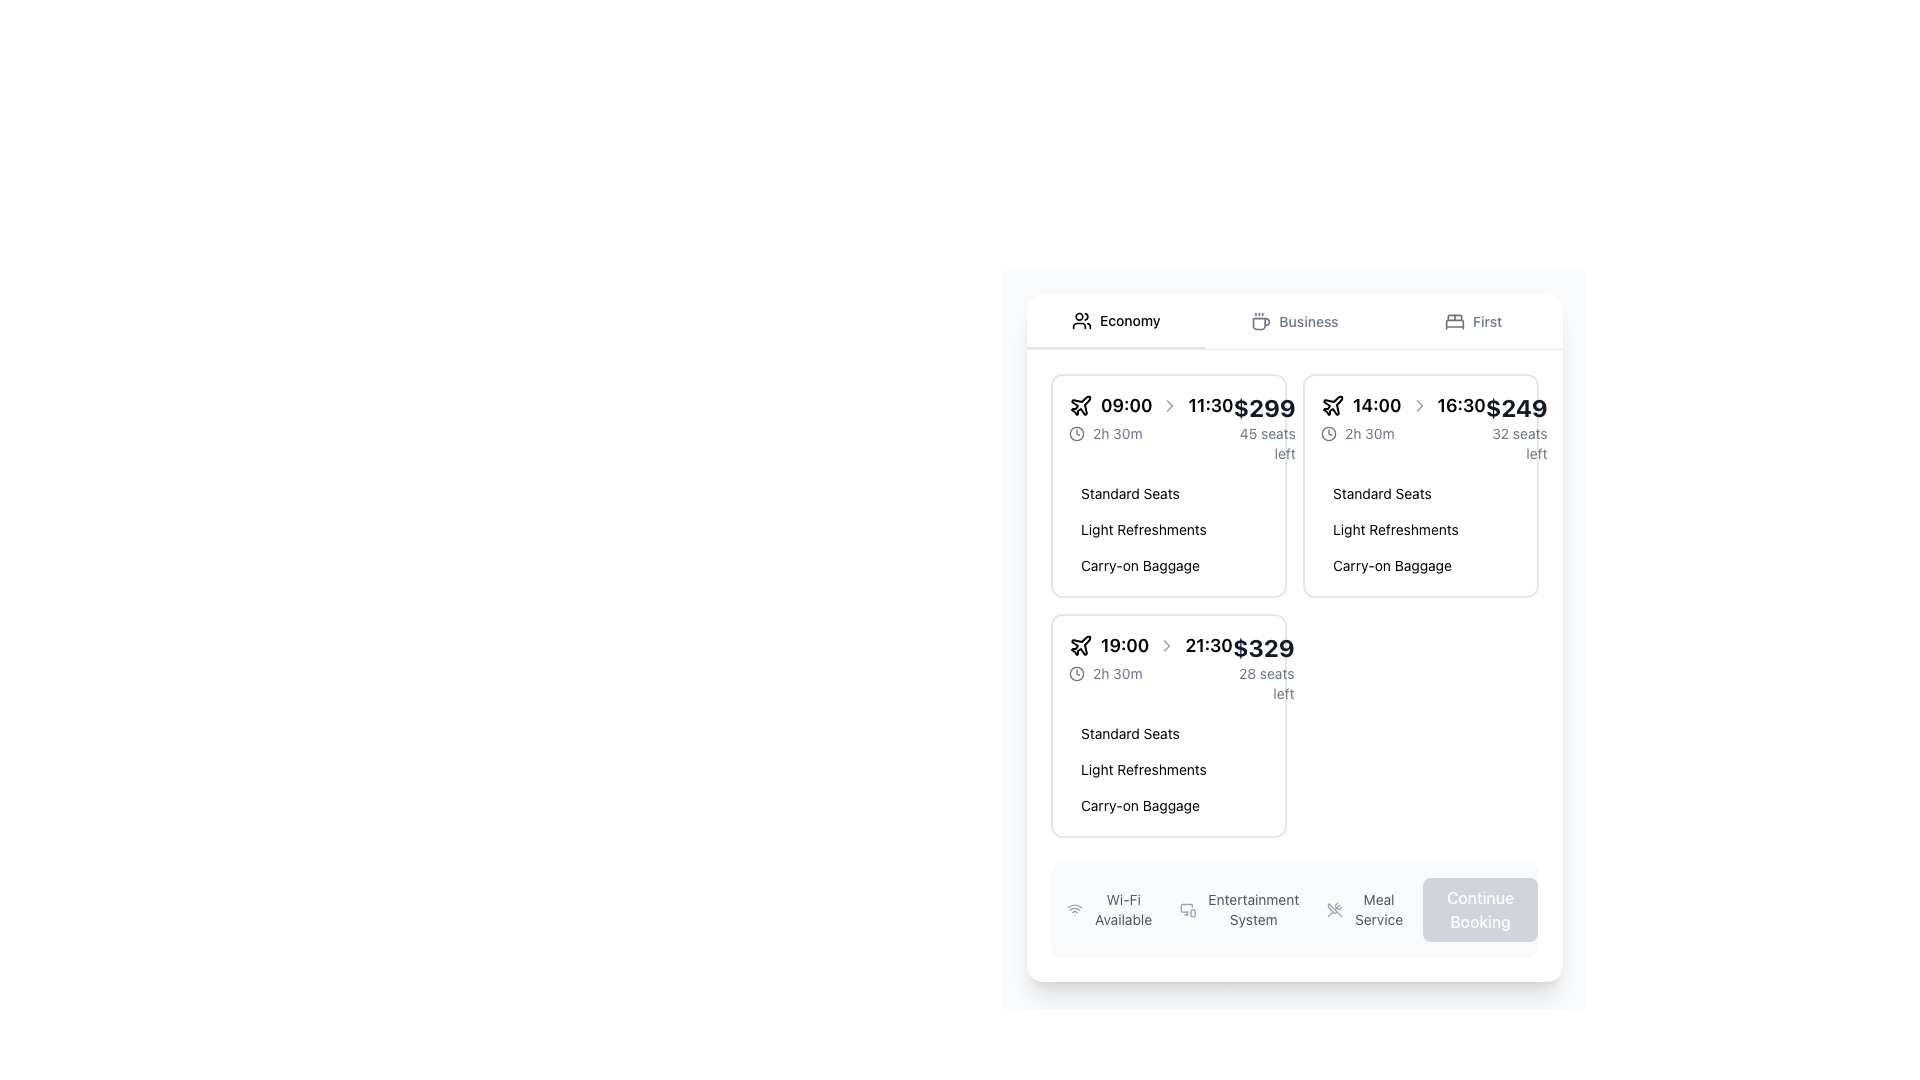  Describe the element at coordinates (1151, 405) in the screenshot. I see `the text display element showing the time range '09:00' to '11:30' with a plane icon on the left` at that location.